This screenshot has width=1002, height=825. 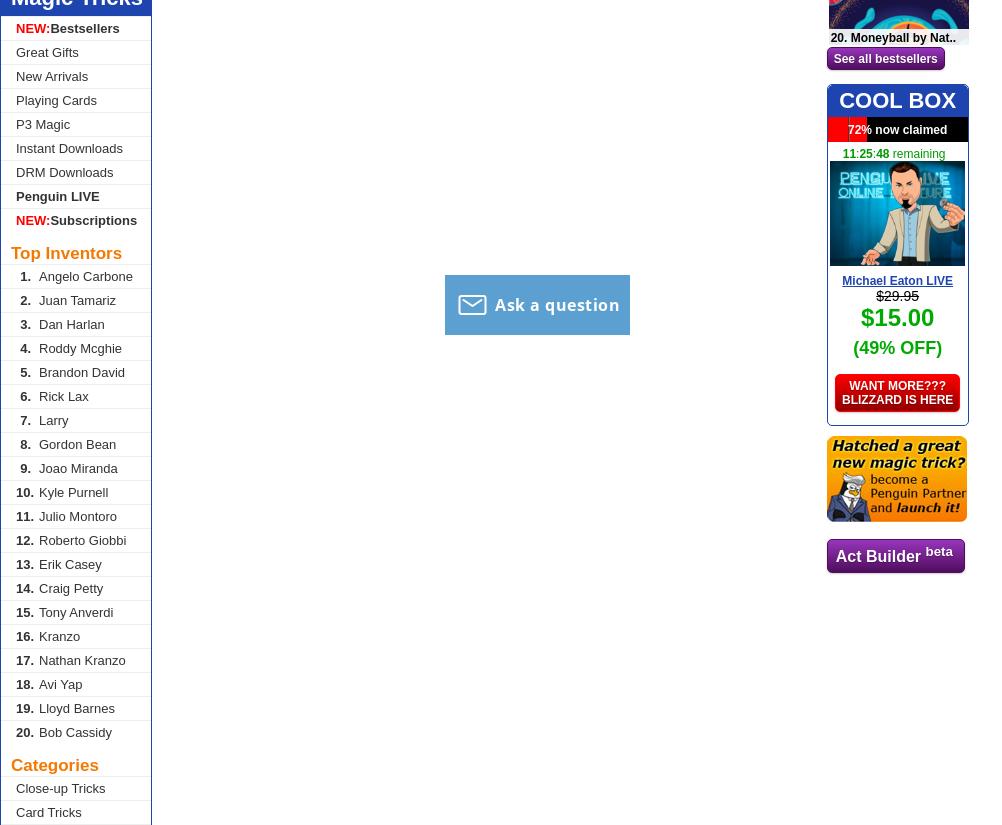 I want to click on '11.', so click(x=25, y=515).